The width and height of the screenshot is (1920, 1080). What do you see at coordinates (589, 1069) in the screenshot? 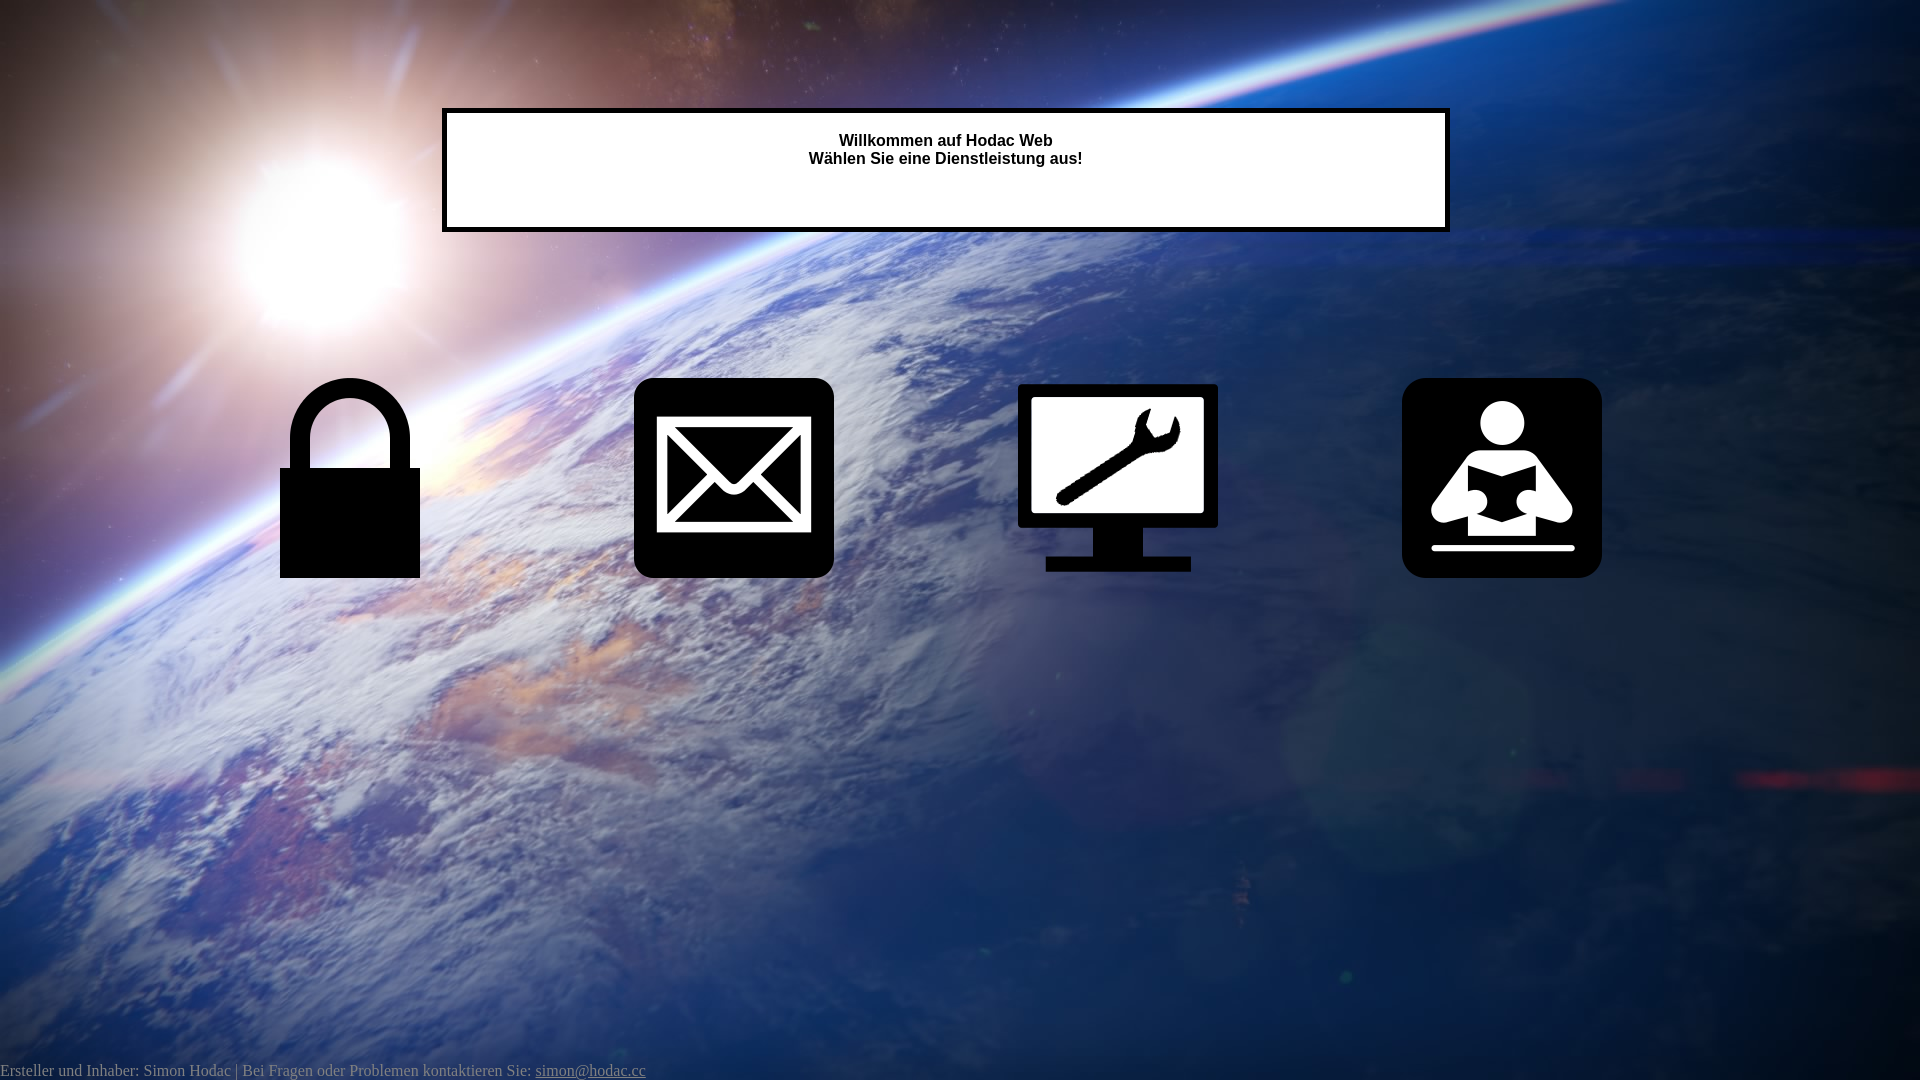
I see `'simon@hodac.cc'` at bounding box center [589, 1069].